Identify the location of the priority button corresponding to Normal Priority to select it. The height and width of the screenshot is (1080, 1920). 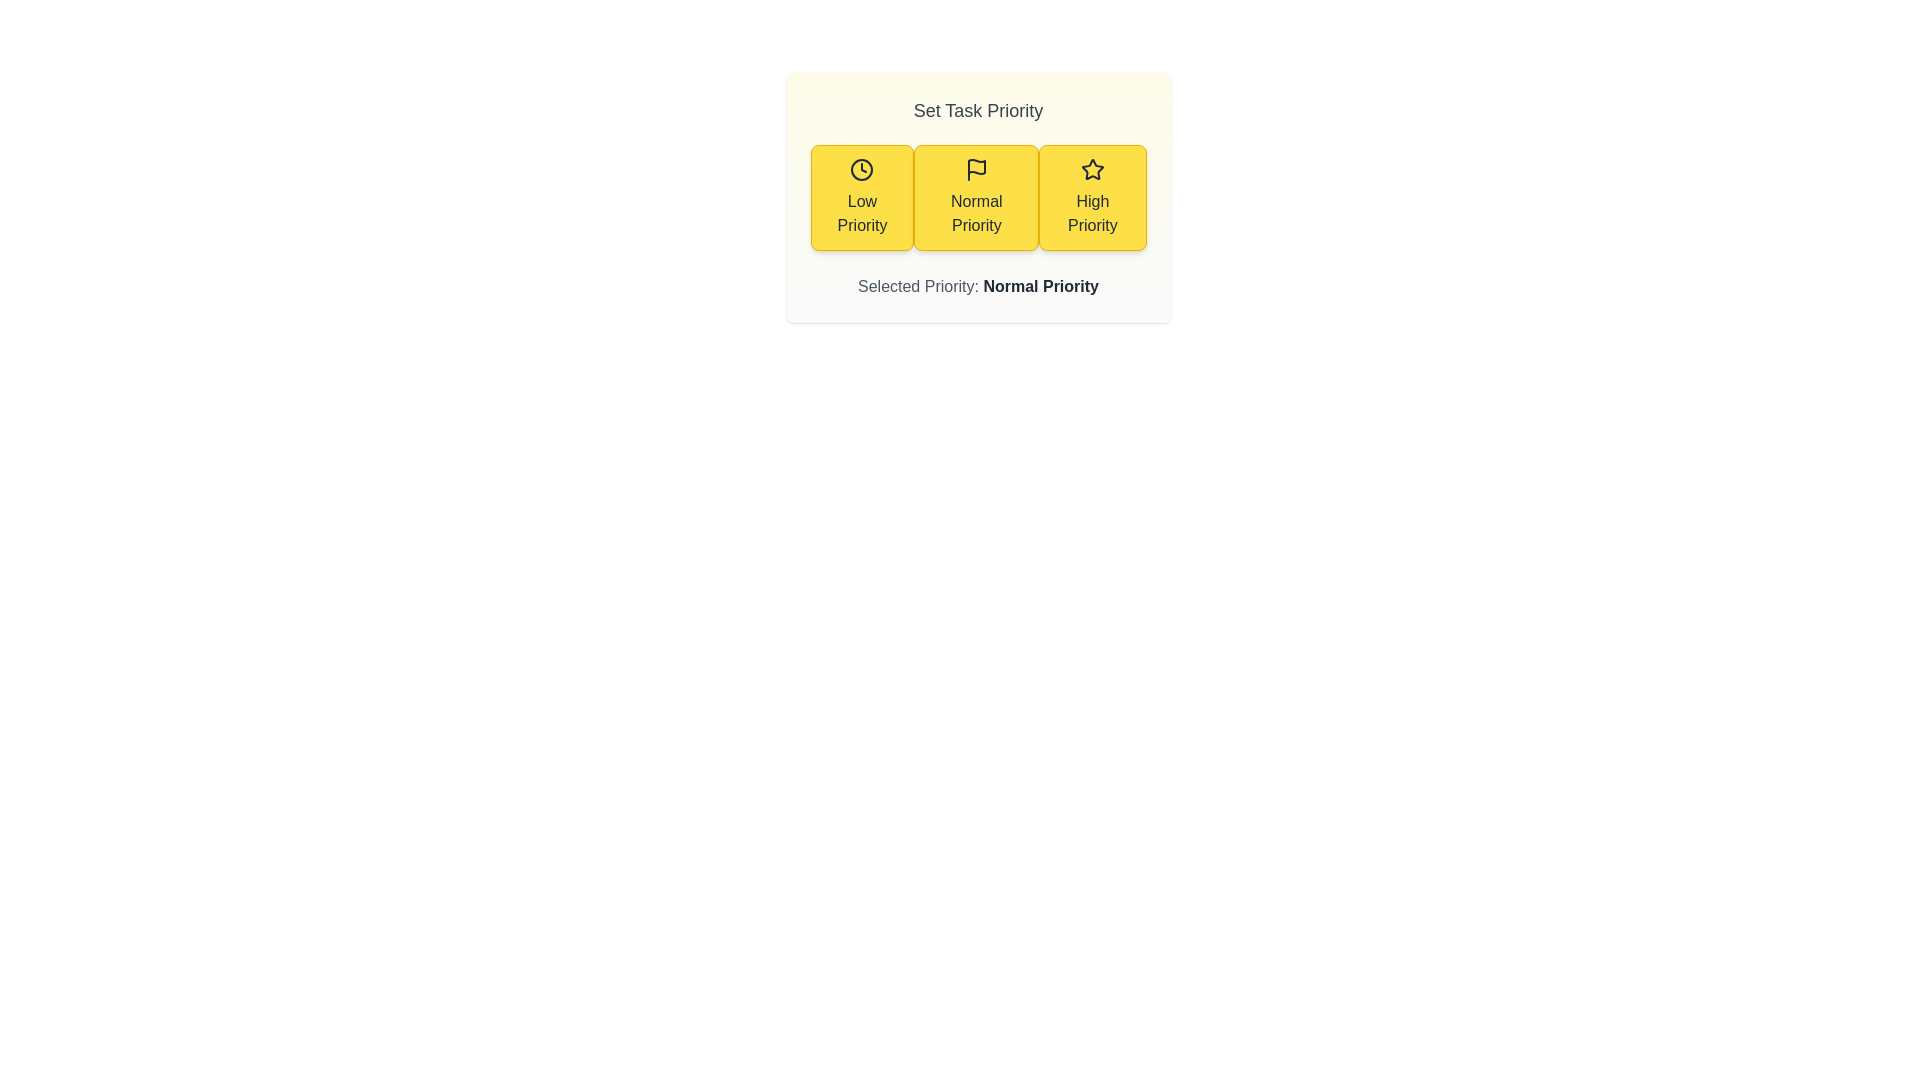
(975, 197).